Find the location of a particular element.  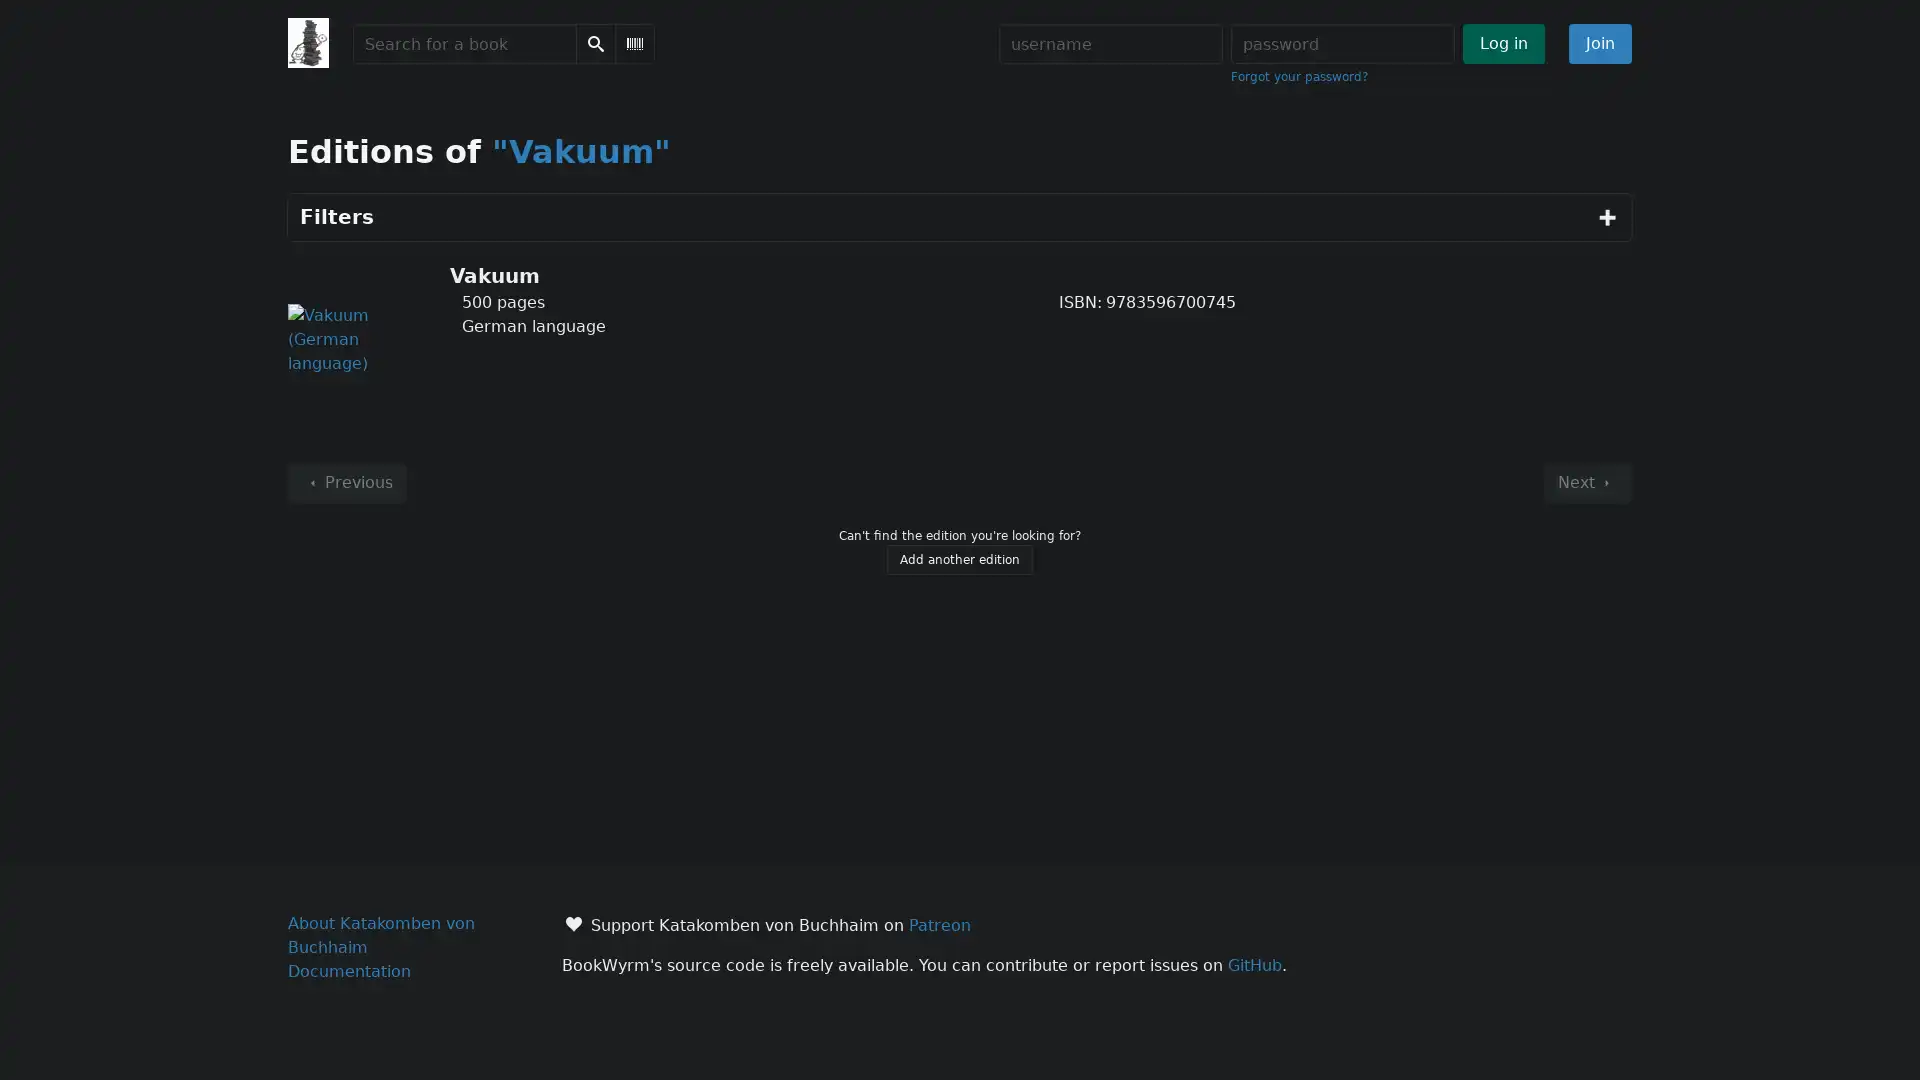

Scan Barcode is located at coordinates (632, 43).